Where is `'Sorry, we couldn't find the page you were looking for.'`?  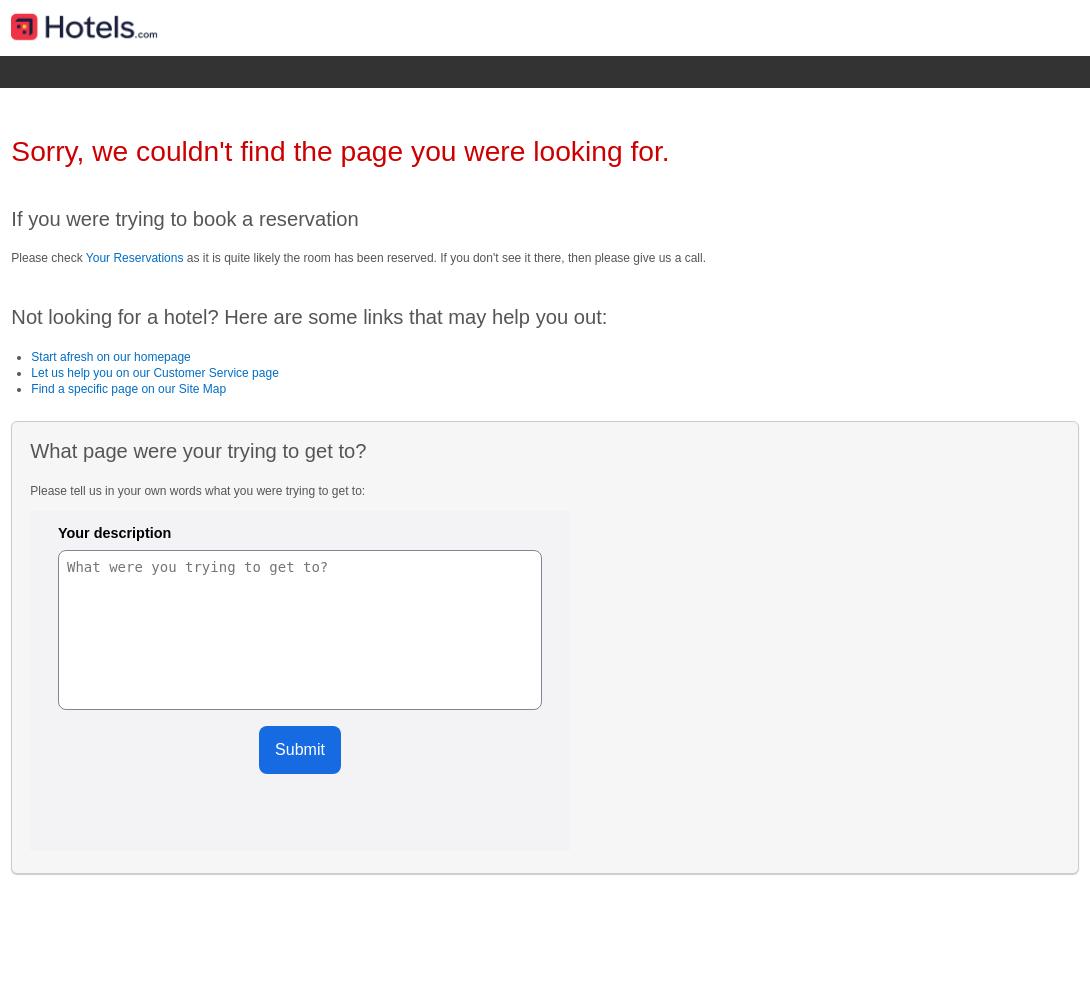
'Sorry, we couldn't find the page you were looking for.' is located at coordinates (338, 151).